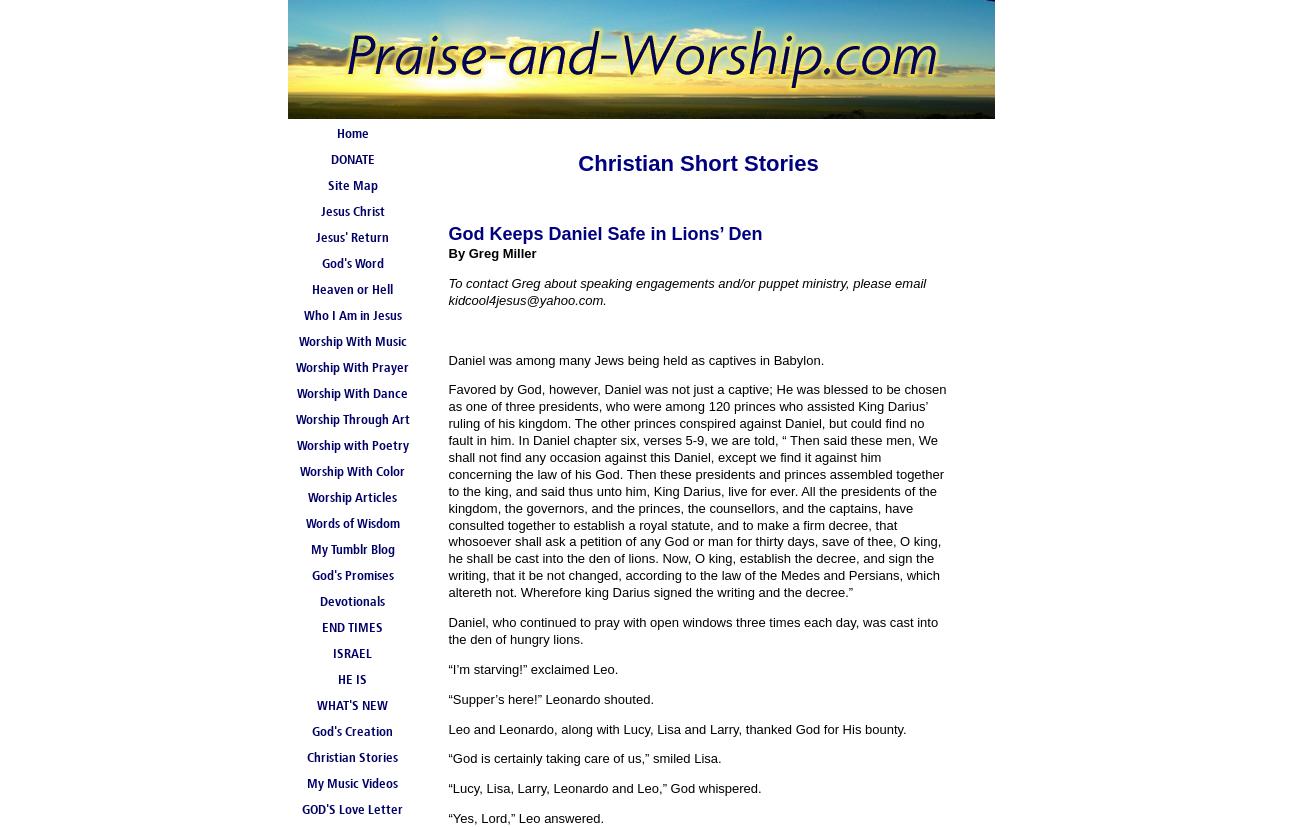 The width and height of the screenshot is (1300, 827). I want to click on 'DONATE', so click(351, 159).